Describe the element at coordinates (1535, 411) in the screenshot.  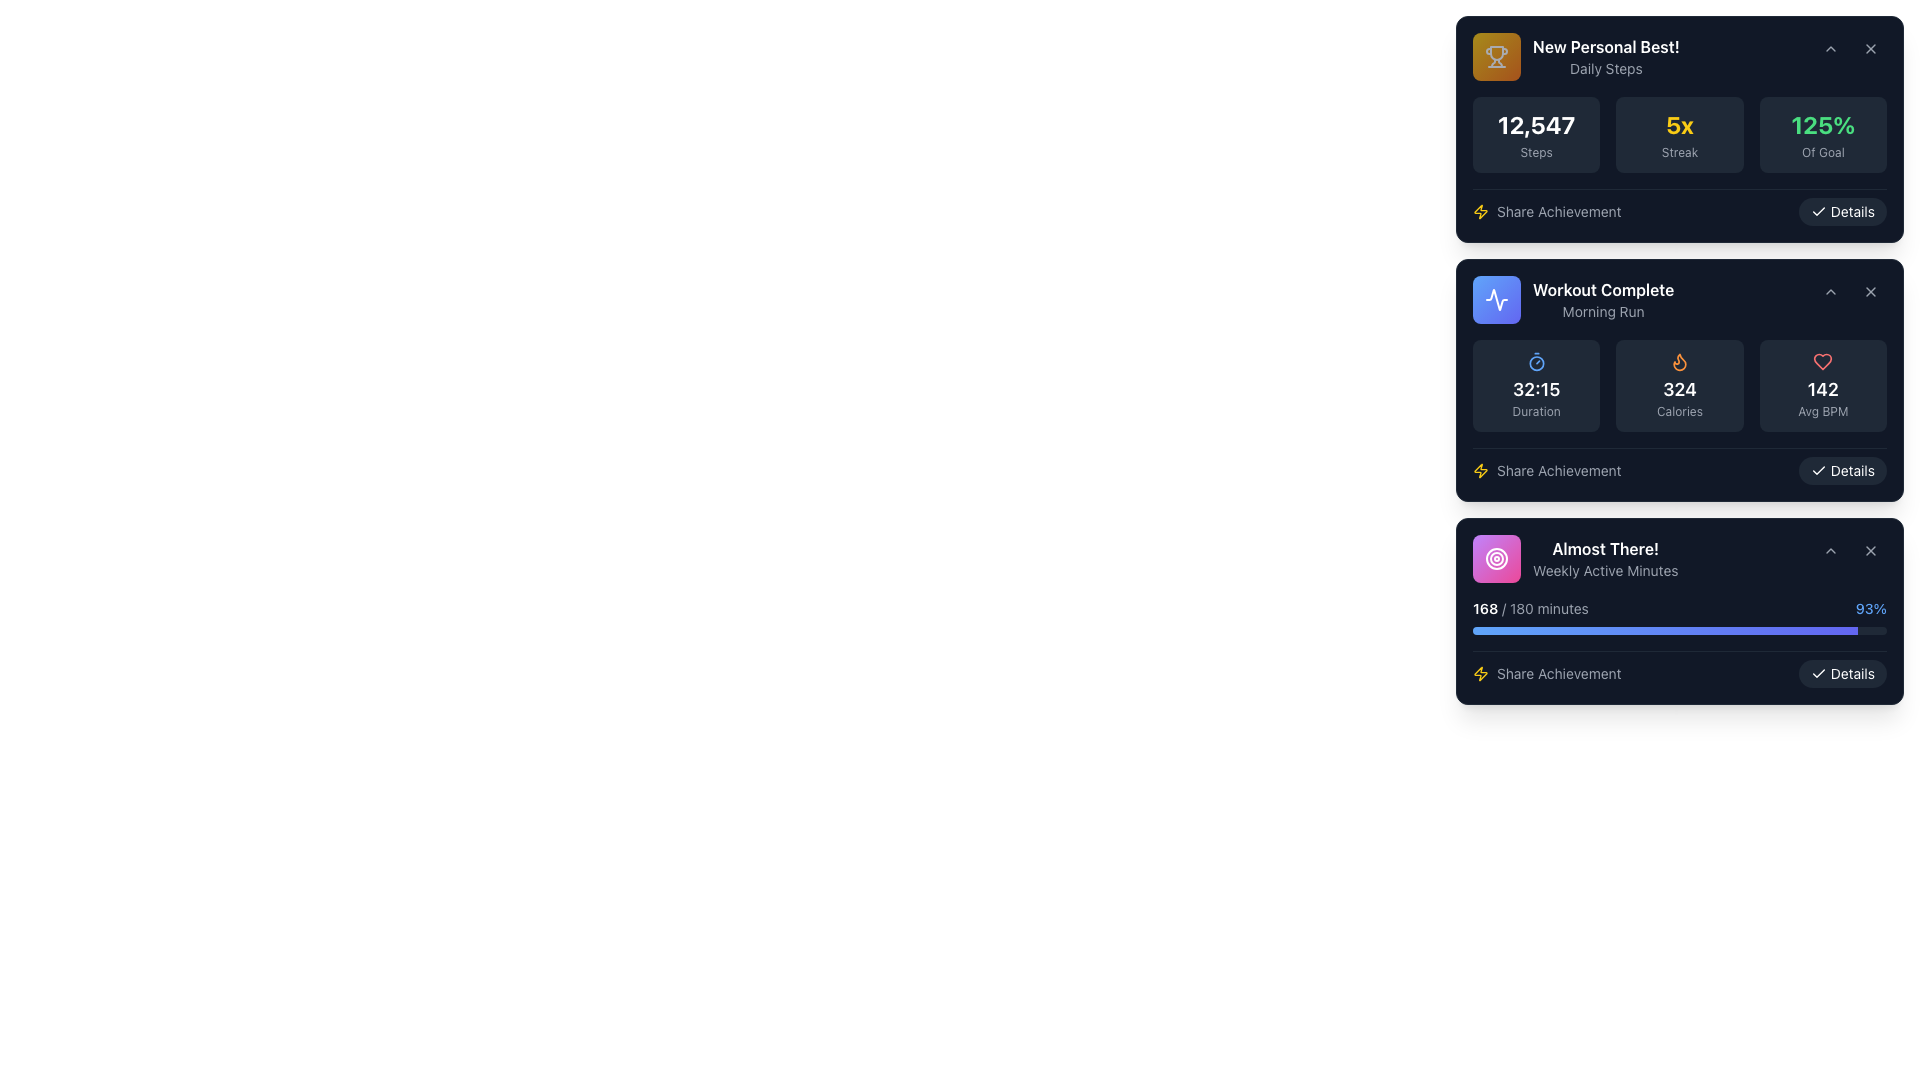
I see `the static text label displaying 'Duration', which is located beneath the bold numeral '32:15' in the second card of a vertically stacked list` at that location.